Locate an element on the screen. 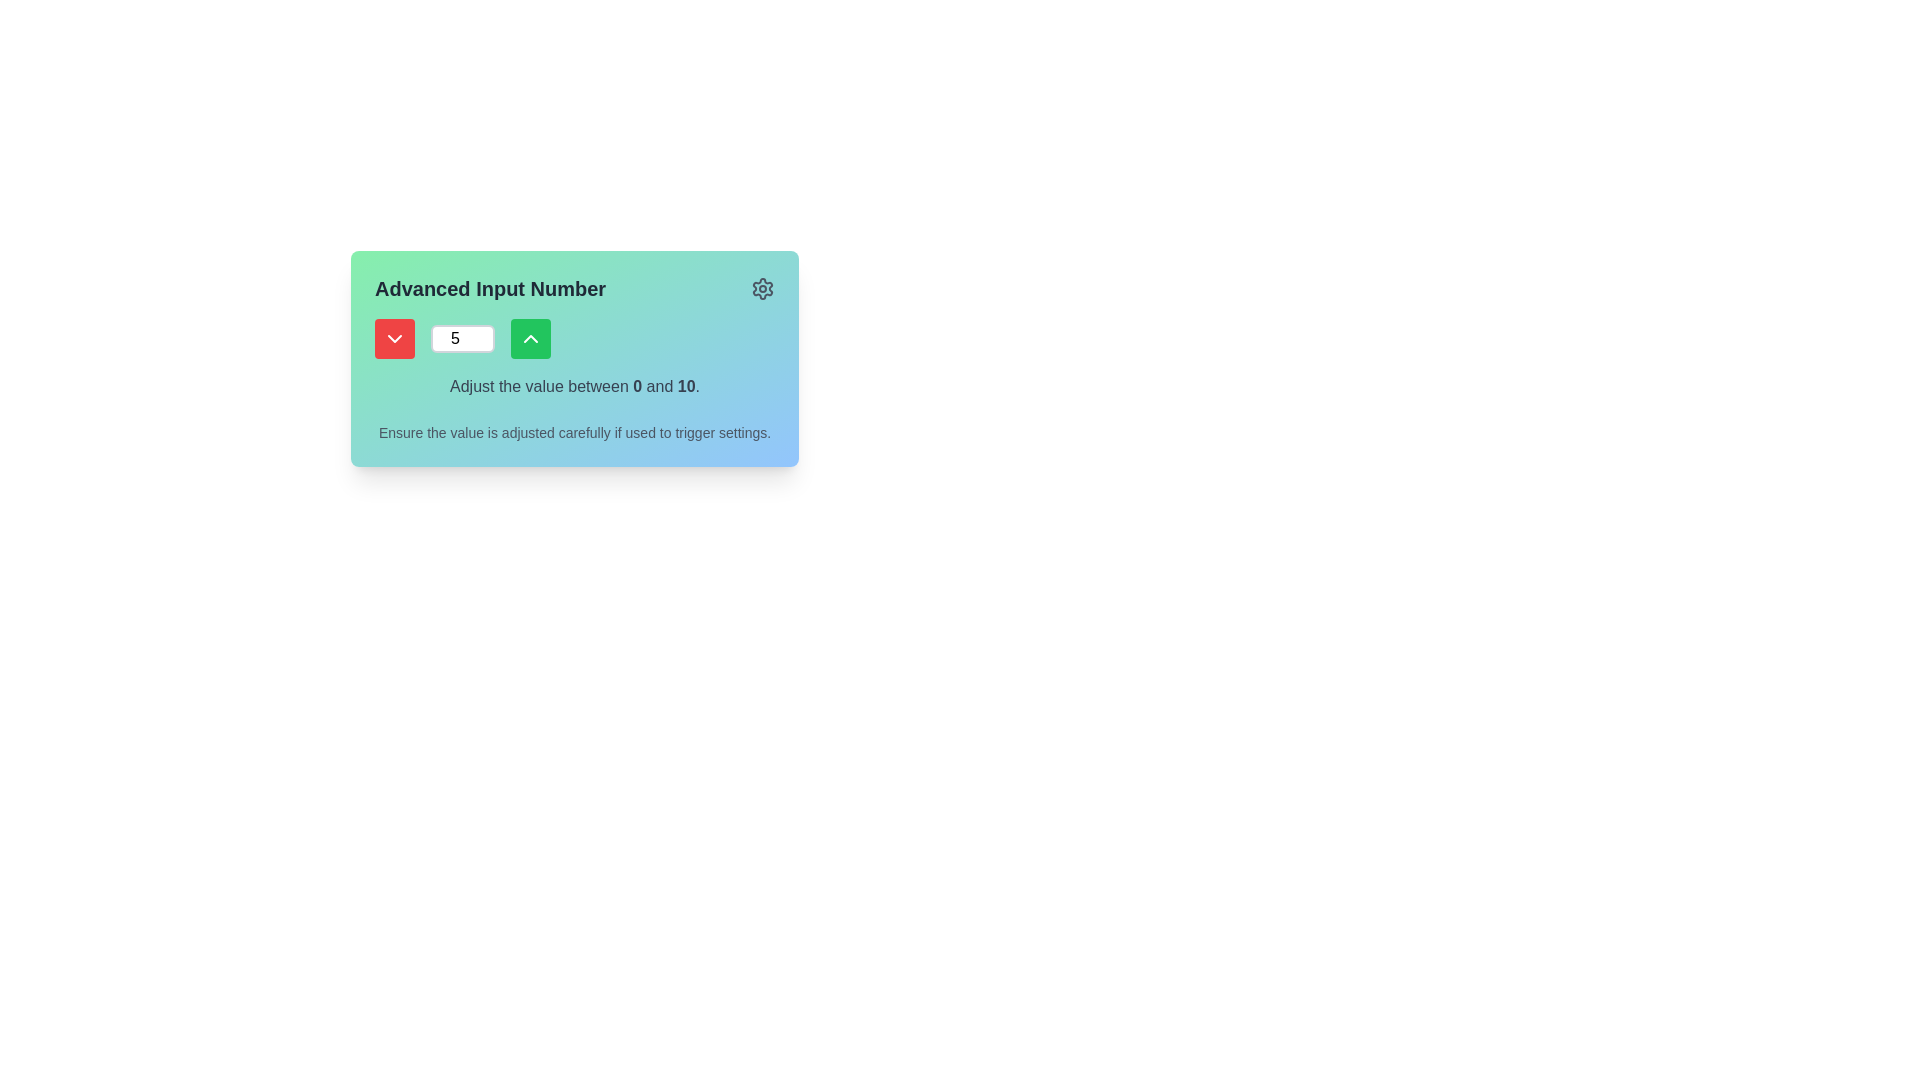 The height and width of the screenshot is (1080, 1920). the gear-shaped icon located in the top-right corner of the colored card is located at coordinates (762, 289).